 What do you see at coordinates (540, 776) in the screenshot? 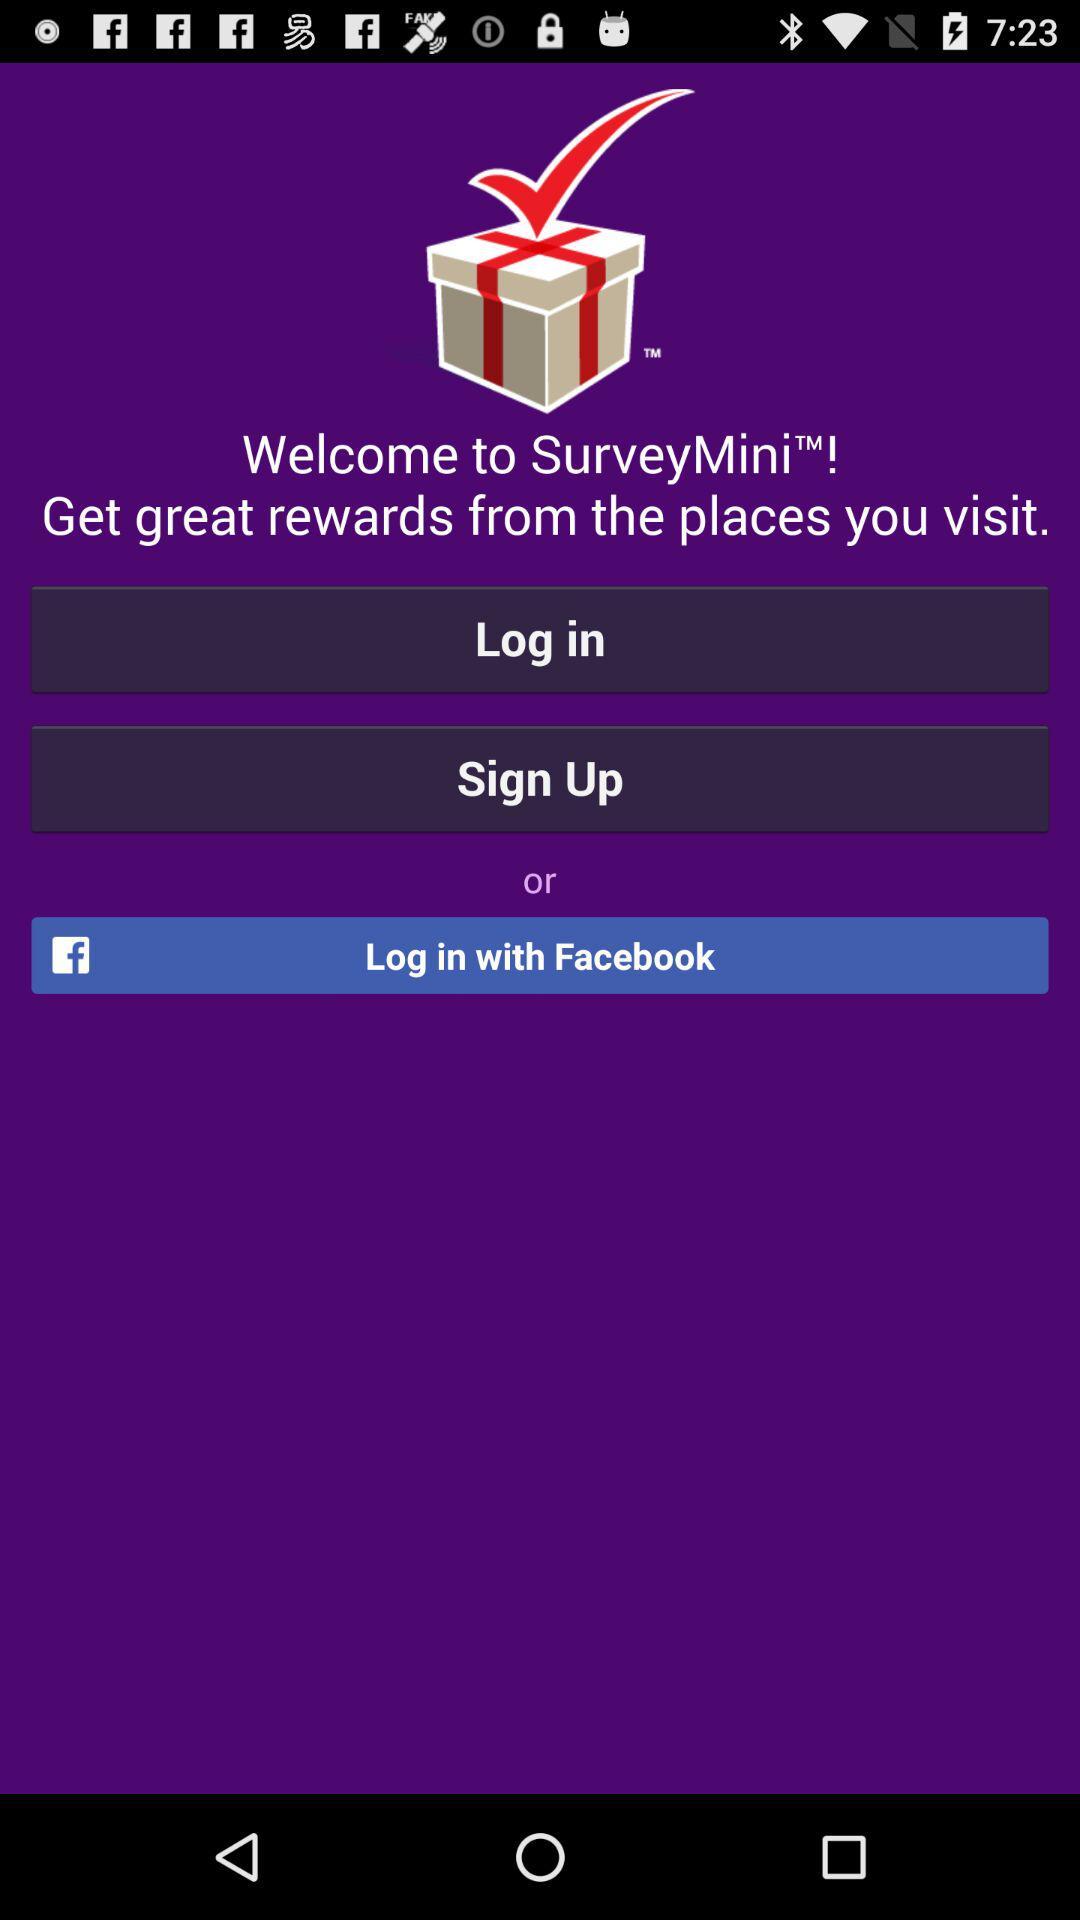
I see `item above the or icon` at bounding box center [540, 776].